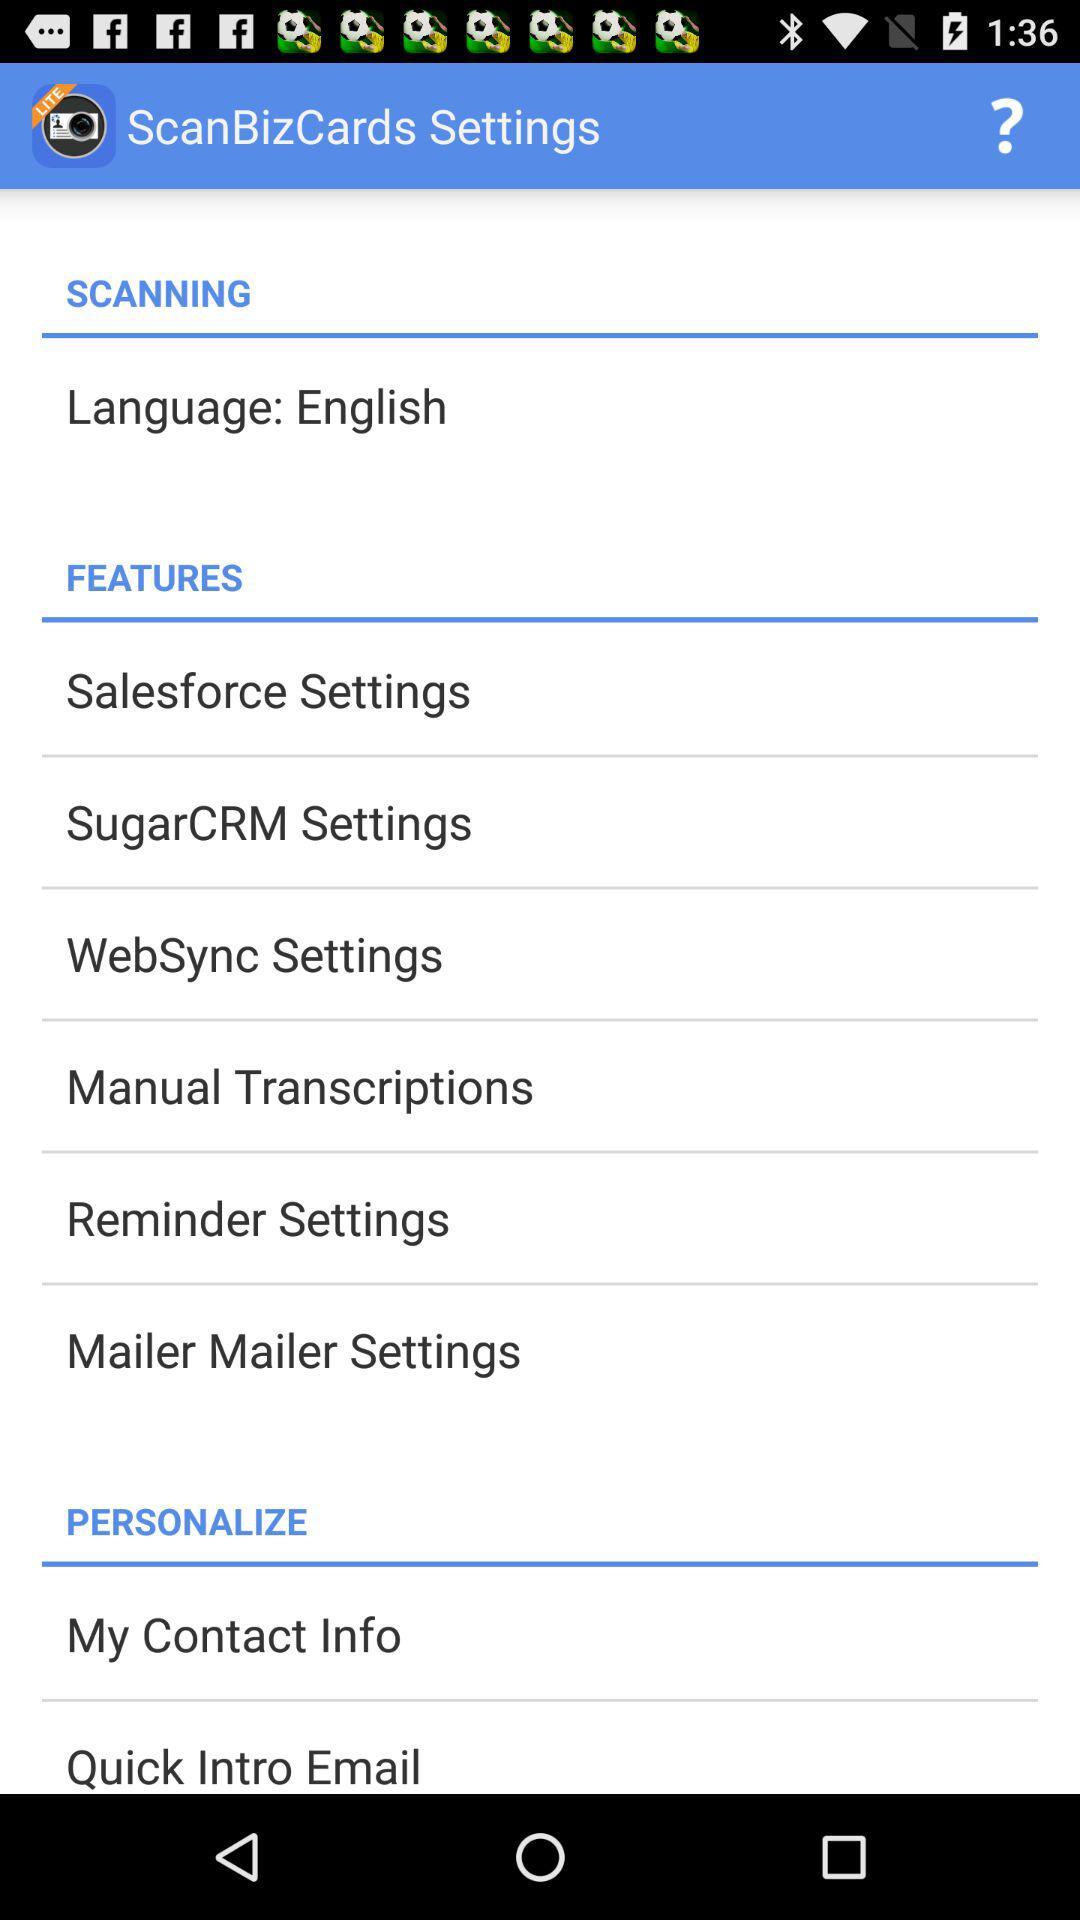 This screenshot has width=1080, height=1920. What do you see at coordinates (540, 335) in the screenshot?
I see `the app above the language: english app` at bounding box center [540, 335].